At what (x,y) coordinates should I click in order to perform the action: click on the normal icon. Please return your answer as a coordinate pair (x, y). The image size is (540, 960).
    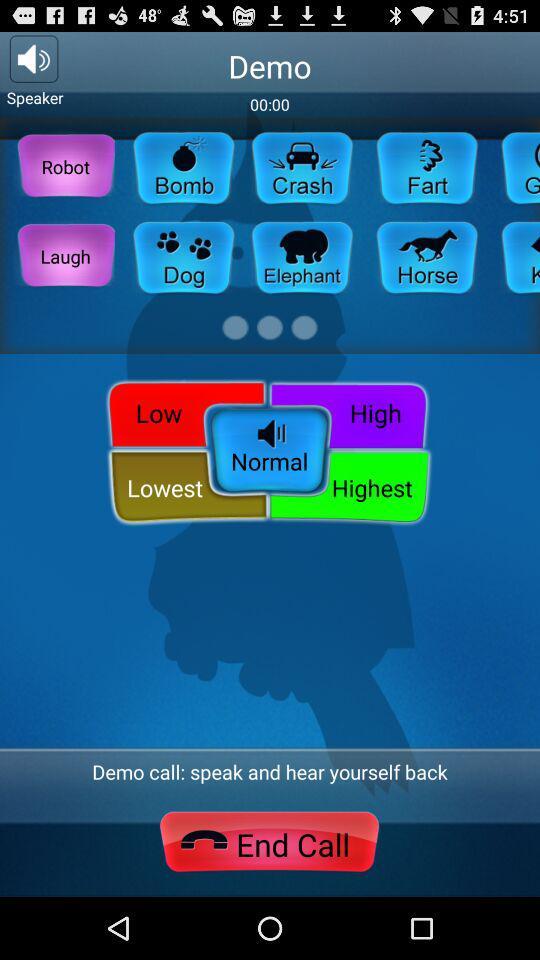
    Looking at the image, I should click on (269, 452).